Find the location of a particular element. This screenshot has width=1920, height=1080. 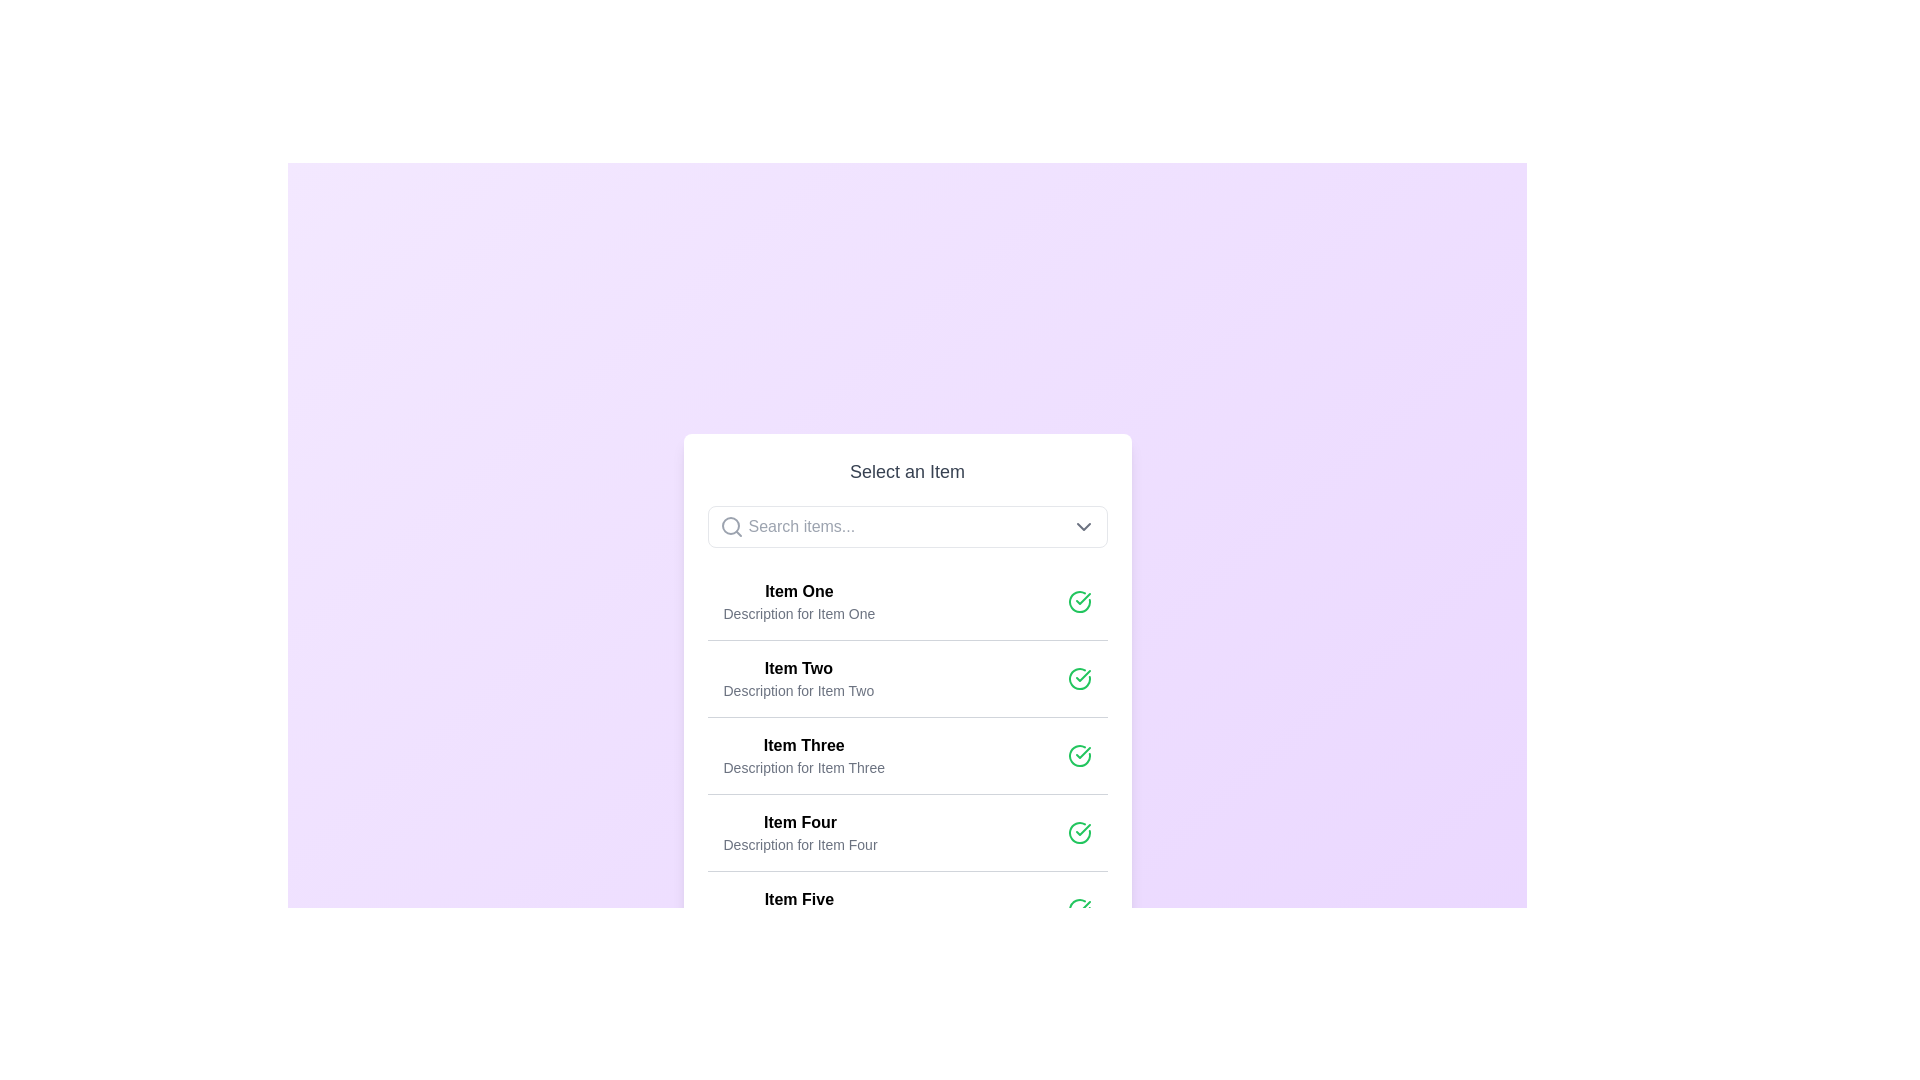

to select the list item labeled 'Item Four' with a description below it in a modal, located in the fourth position of the list is located at coordinates (800, 833).